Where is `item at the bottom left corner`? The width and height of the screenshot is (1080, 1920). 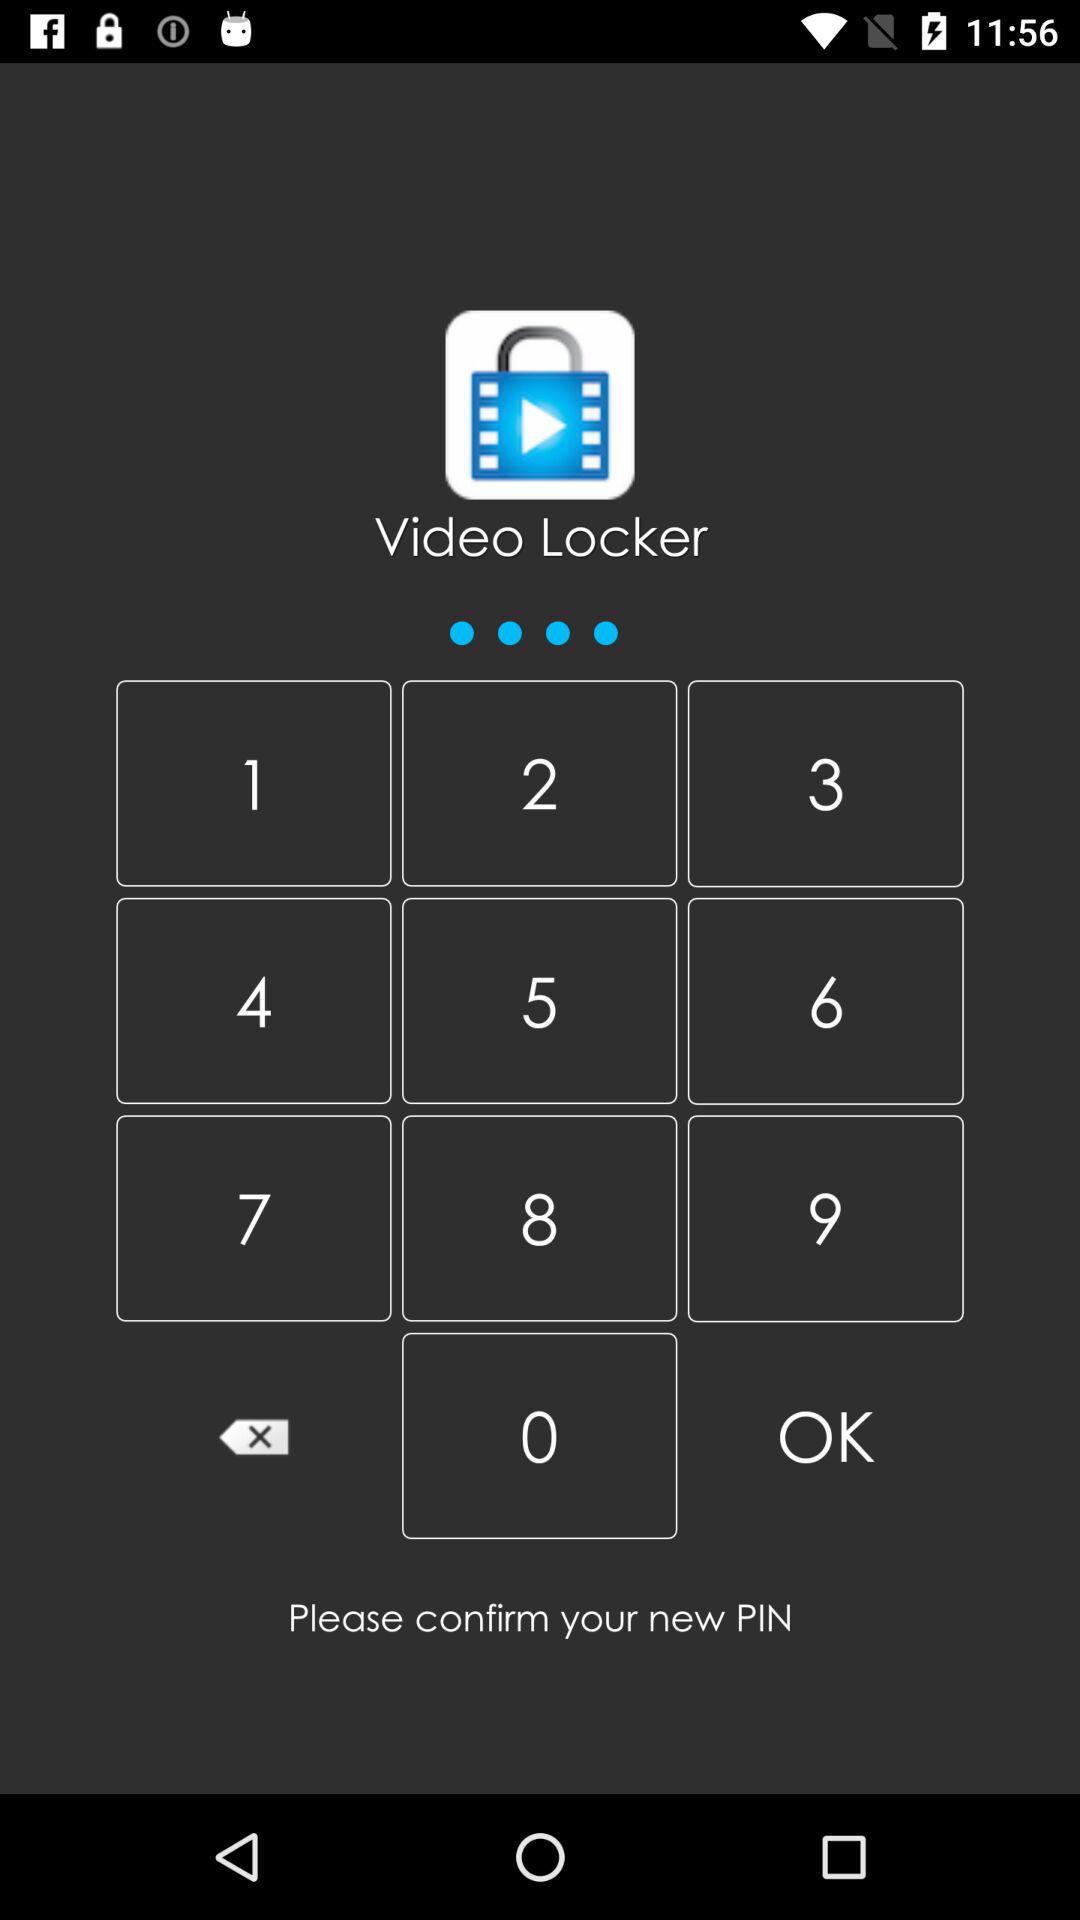 item at the bottom left corner is located at coordinates (252, 1434).